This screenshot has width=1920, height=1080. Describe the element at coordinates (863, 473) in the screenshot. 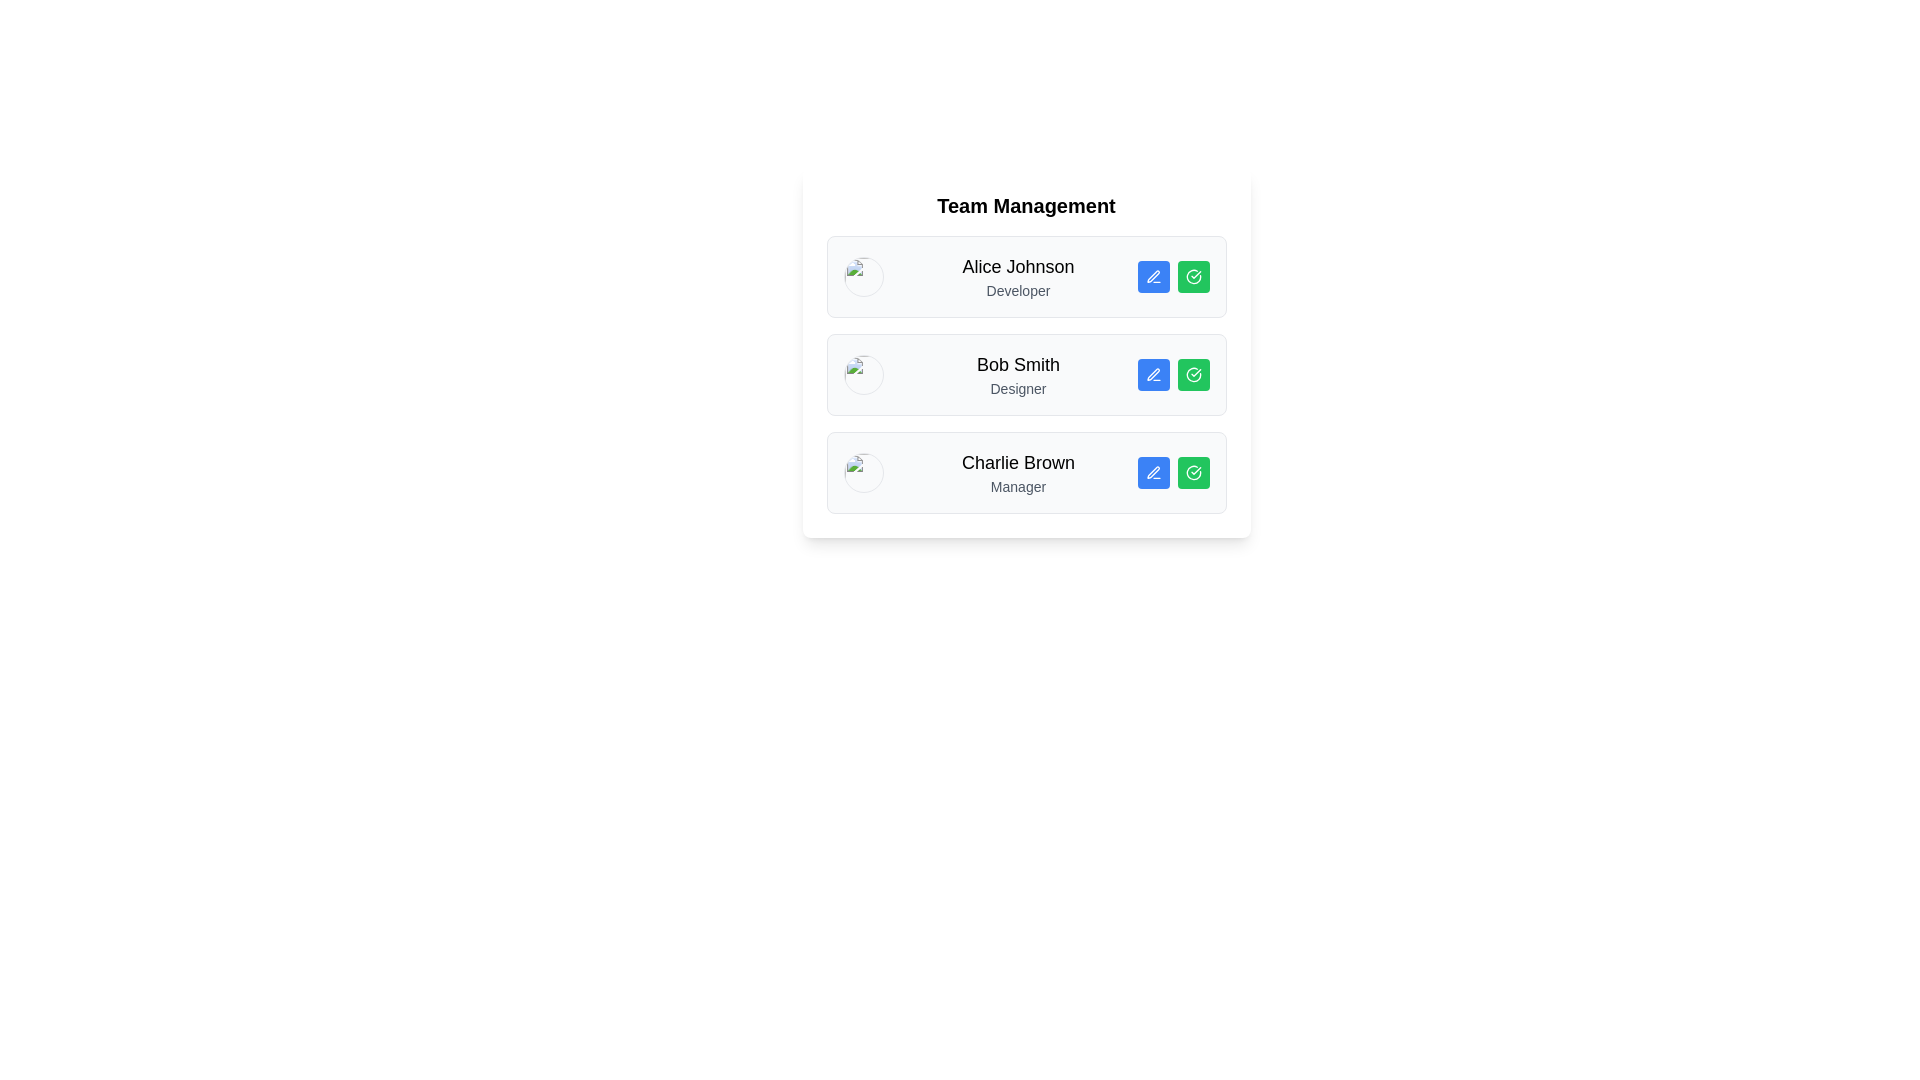

I see `the Avatar element representing the user in the third row of the Team Management interface, which is the leftmost element in that row` at that location.